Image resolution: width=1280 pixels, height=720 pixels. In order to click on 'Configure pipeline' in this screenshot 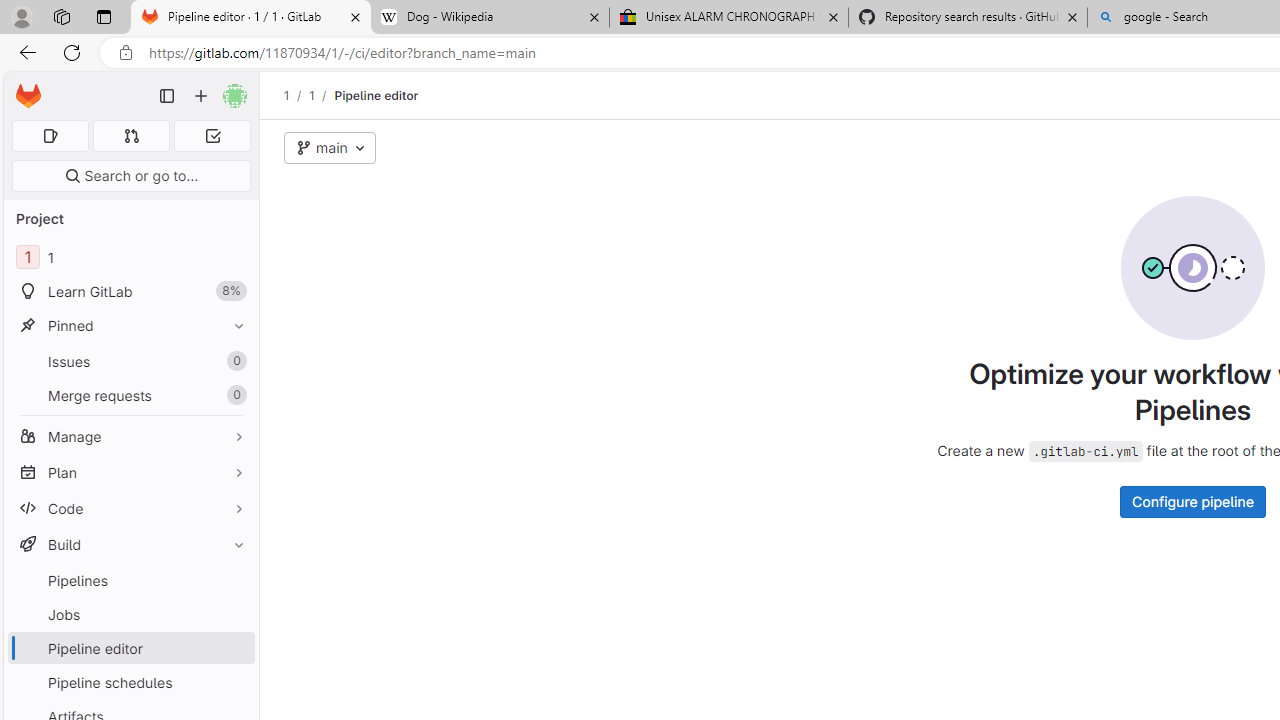, I will do `click(1192, 500)`.